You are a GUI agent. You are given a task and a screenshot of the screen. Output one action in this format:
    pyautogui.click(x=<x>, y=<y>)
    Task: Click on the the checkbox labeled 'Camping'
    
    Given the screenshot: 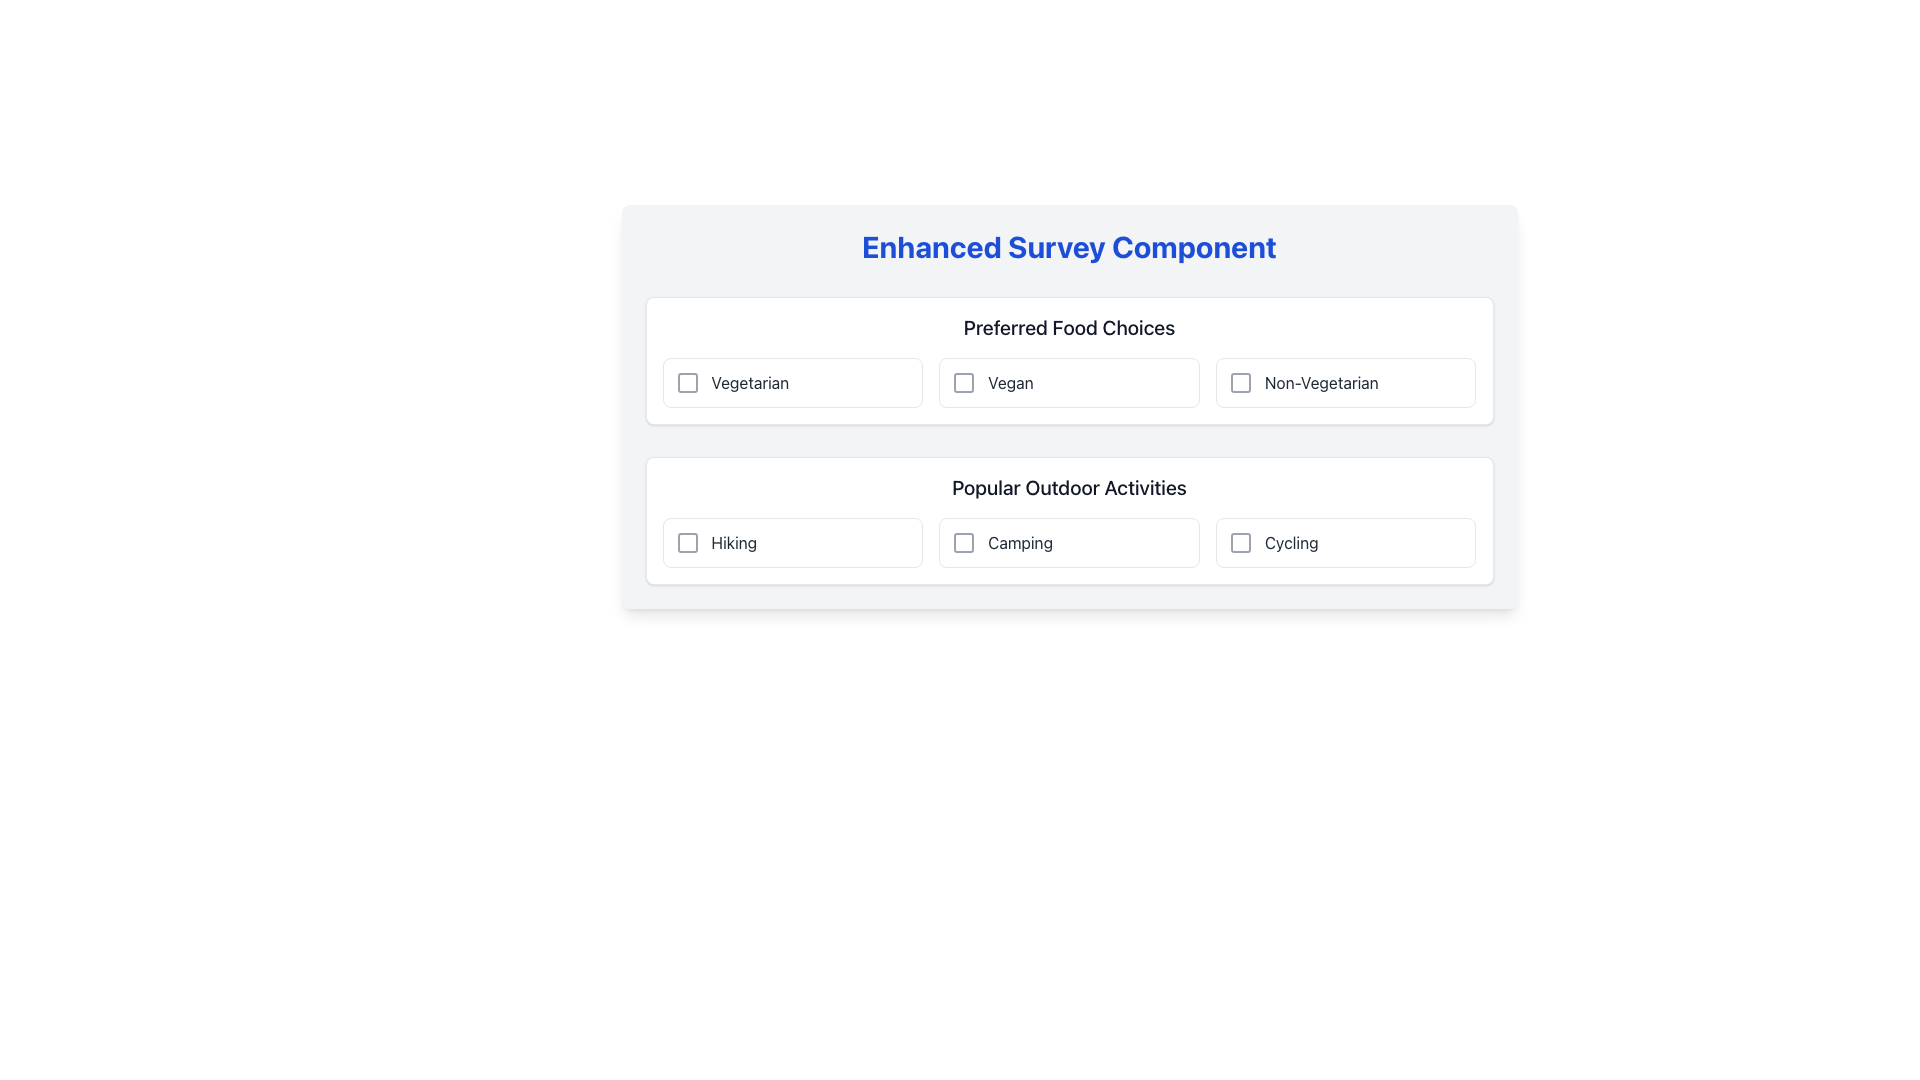 What is the action you would take?
    pyautogui.click(x=1068, y=543)
    